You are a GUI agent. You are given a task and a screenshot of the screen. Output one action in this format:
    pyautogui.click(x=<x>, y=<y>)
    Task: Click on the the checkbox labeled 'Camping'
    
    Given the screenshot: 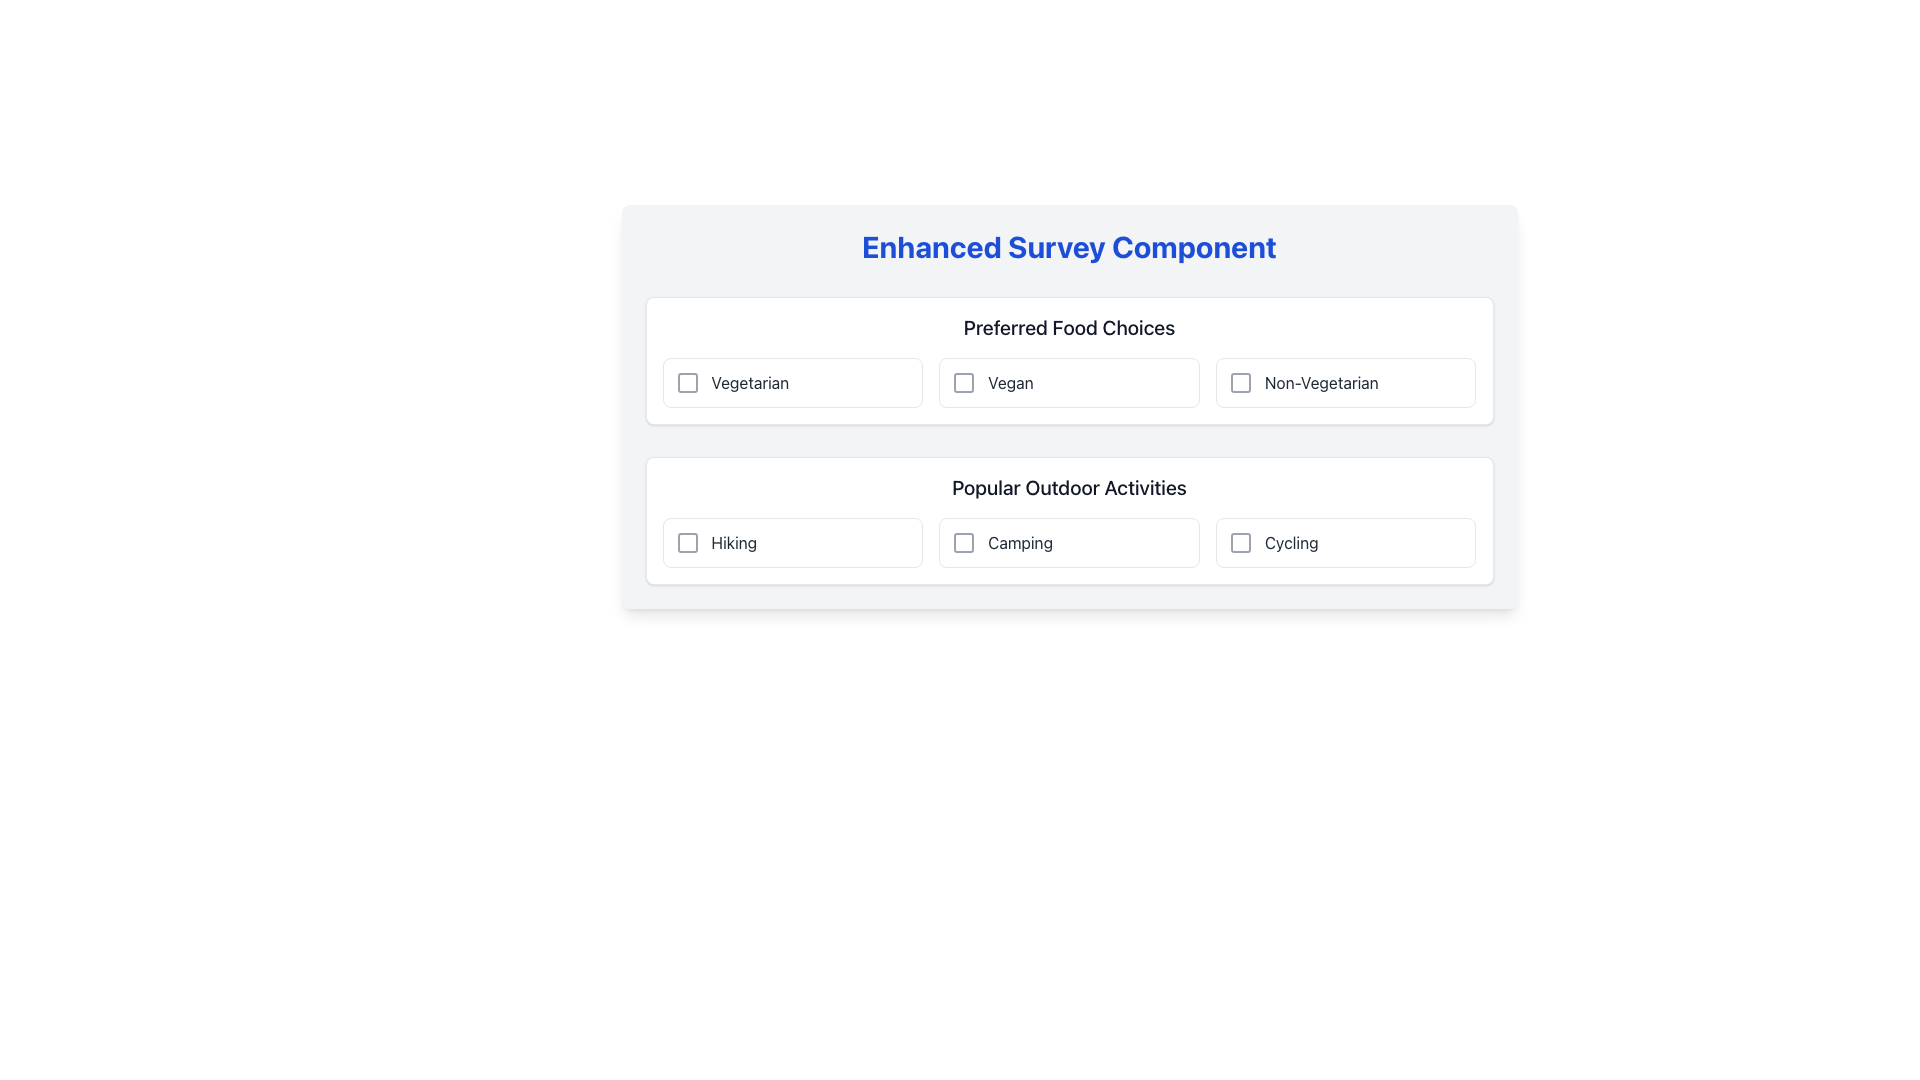 What is the action you would take?
    pyautogui.click(x=1068, y=543)
    